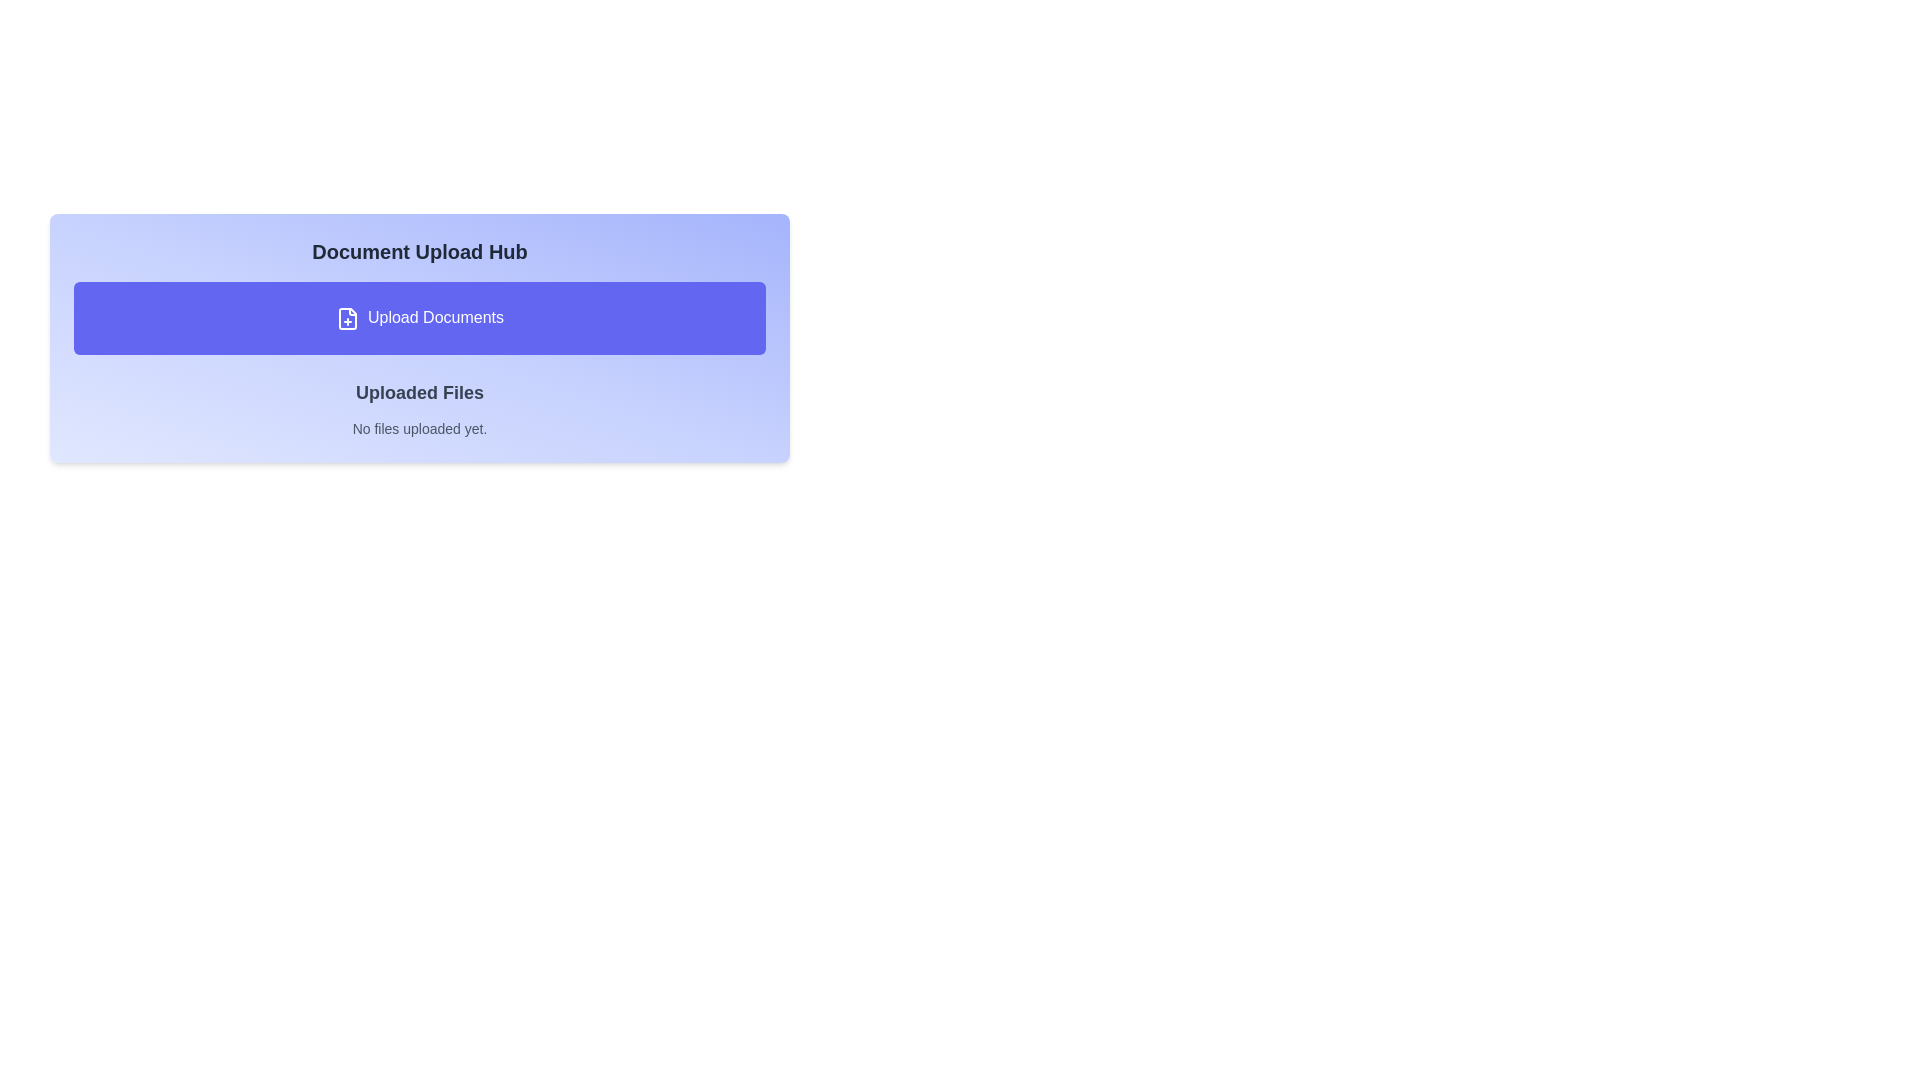 The width and height of the screenshot is (1920, 1080). I want to click on the 'Uploaded Files' text label, which is prominently styled with a bold, large gray font and is located below the 'Upload Documents' button, so click(419, 392).